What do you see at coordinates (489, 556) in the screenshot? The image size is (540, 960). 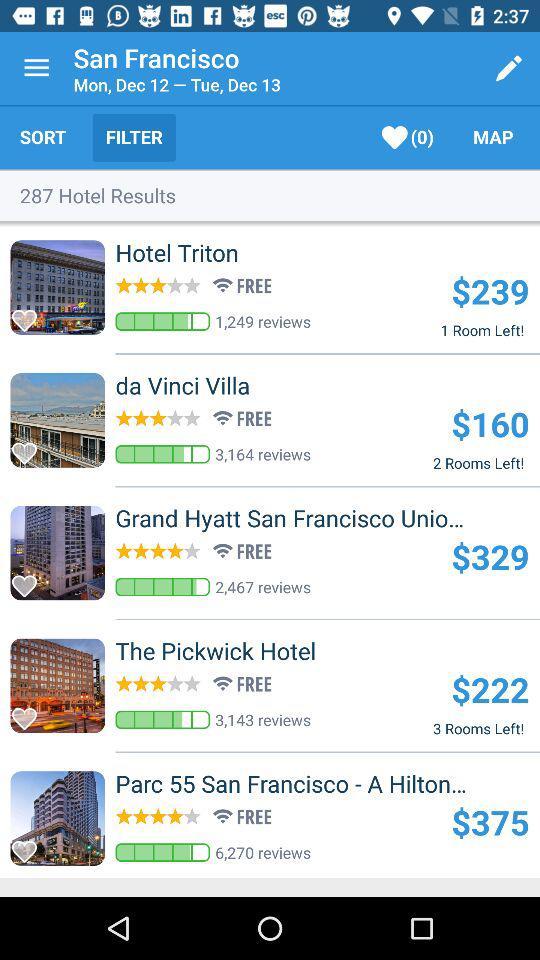 I see `$329` at bounding box center [489, 556].